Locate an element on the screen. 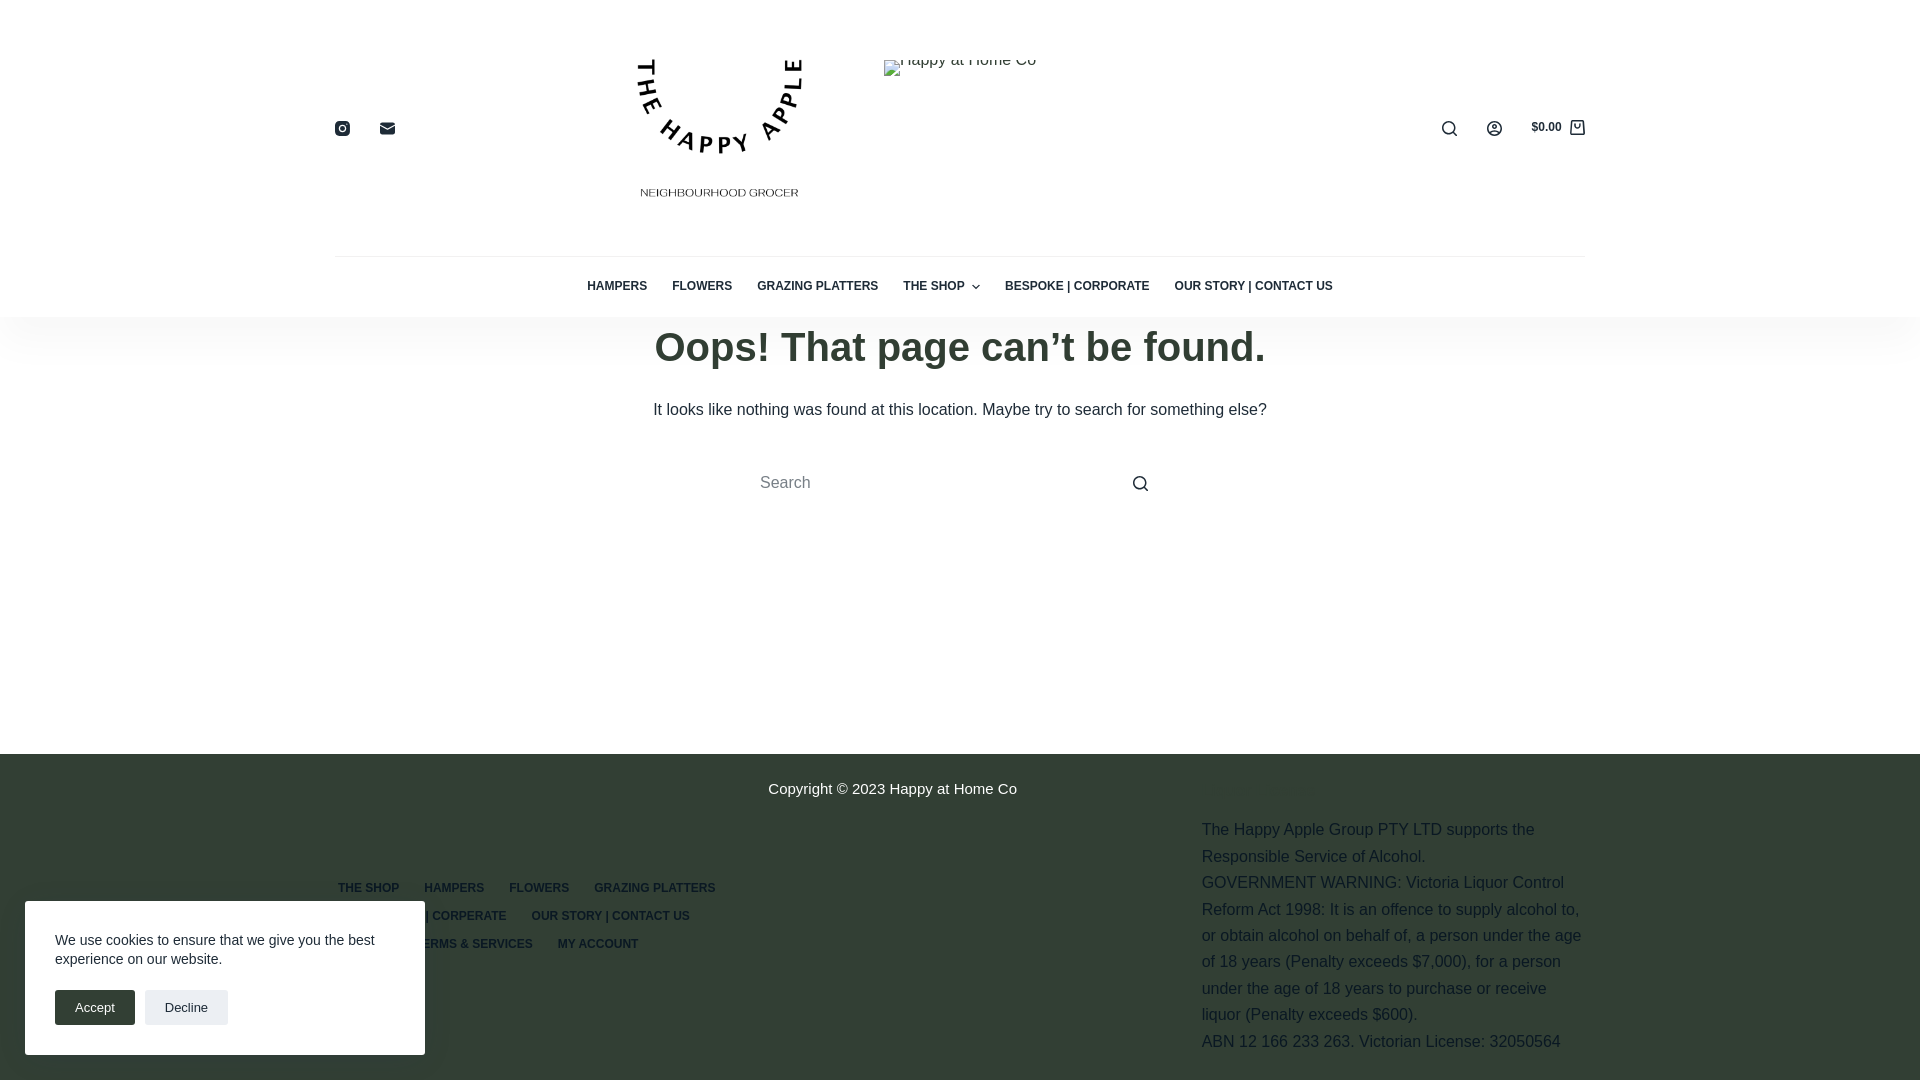 This screenshot has width=1920, height=1080. 'BESPOKE | CORPERATE' is located at coordinates (434, 917).